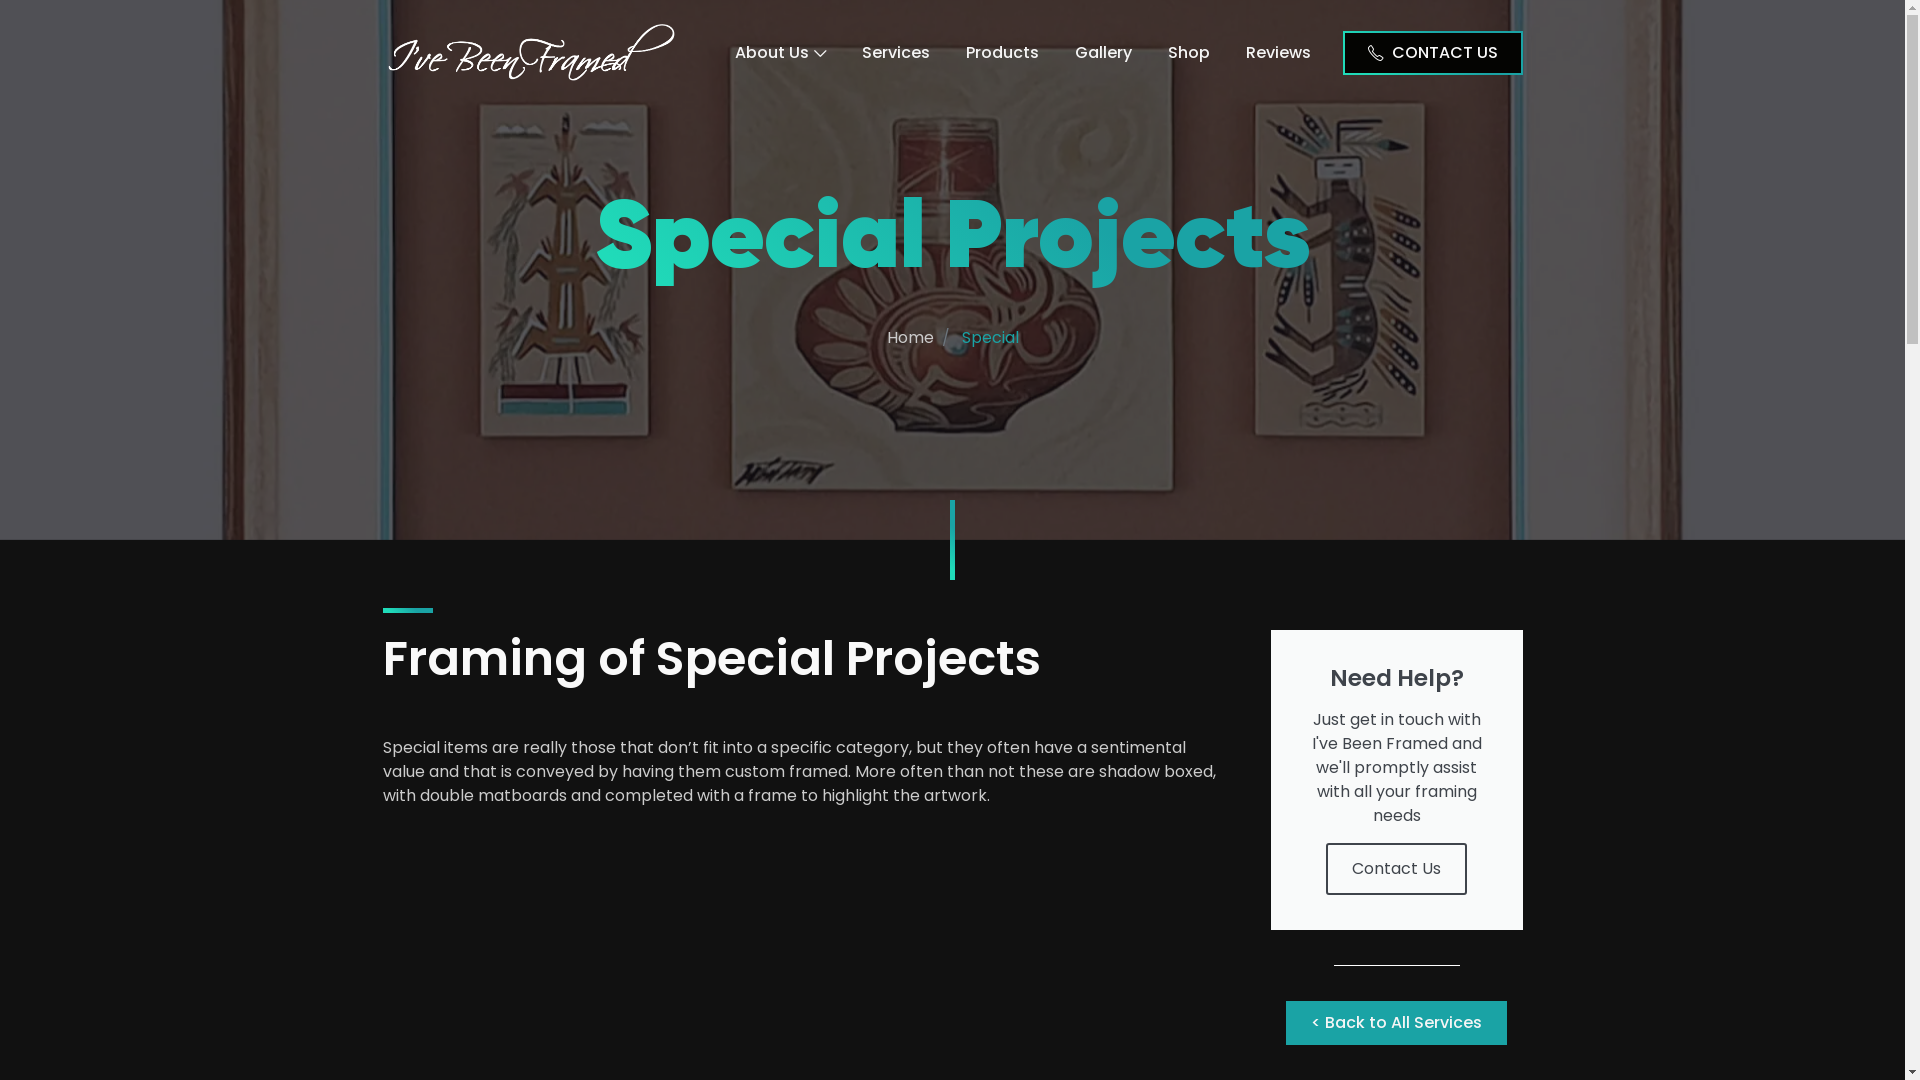 This screenshot has width=1920, height=1080. What do you see at coordinates (908, 336) in the screenshot?
I see `'Home'` at bounding box center [908, 336].